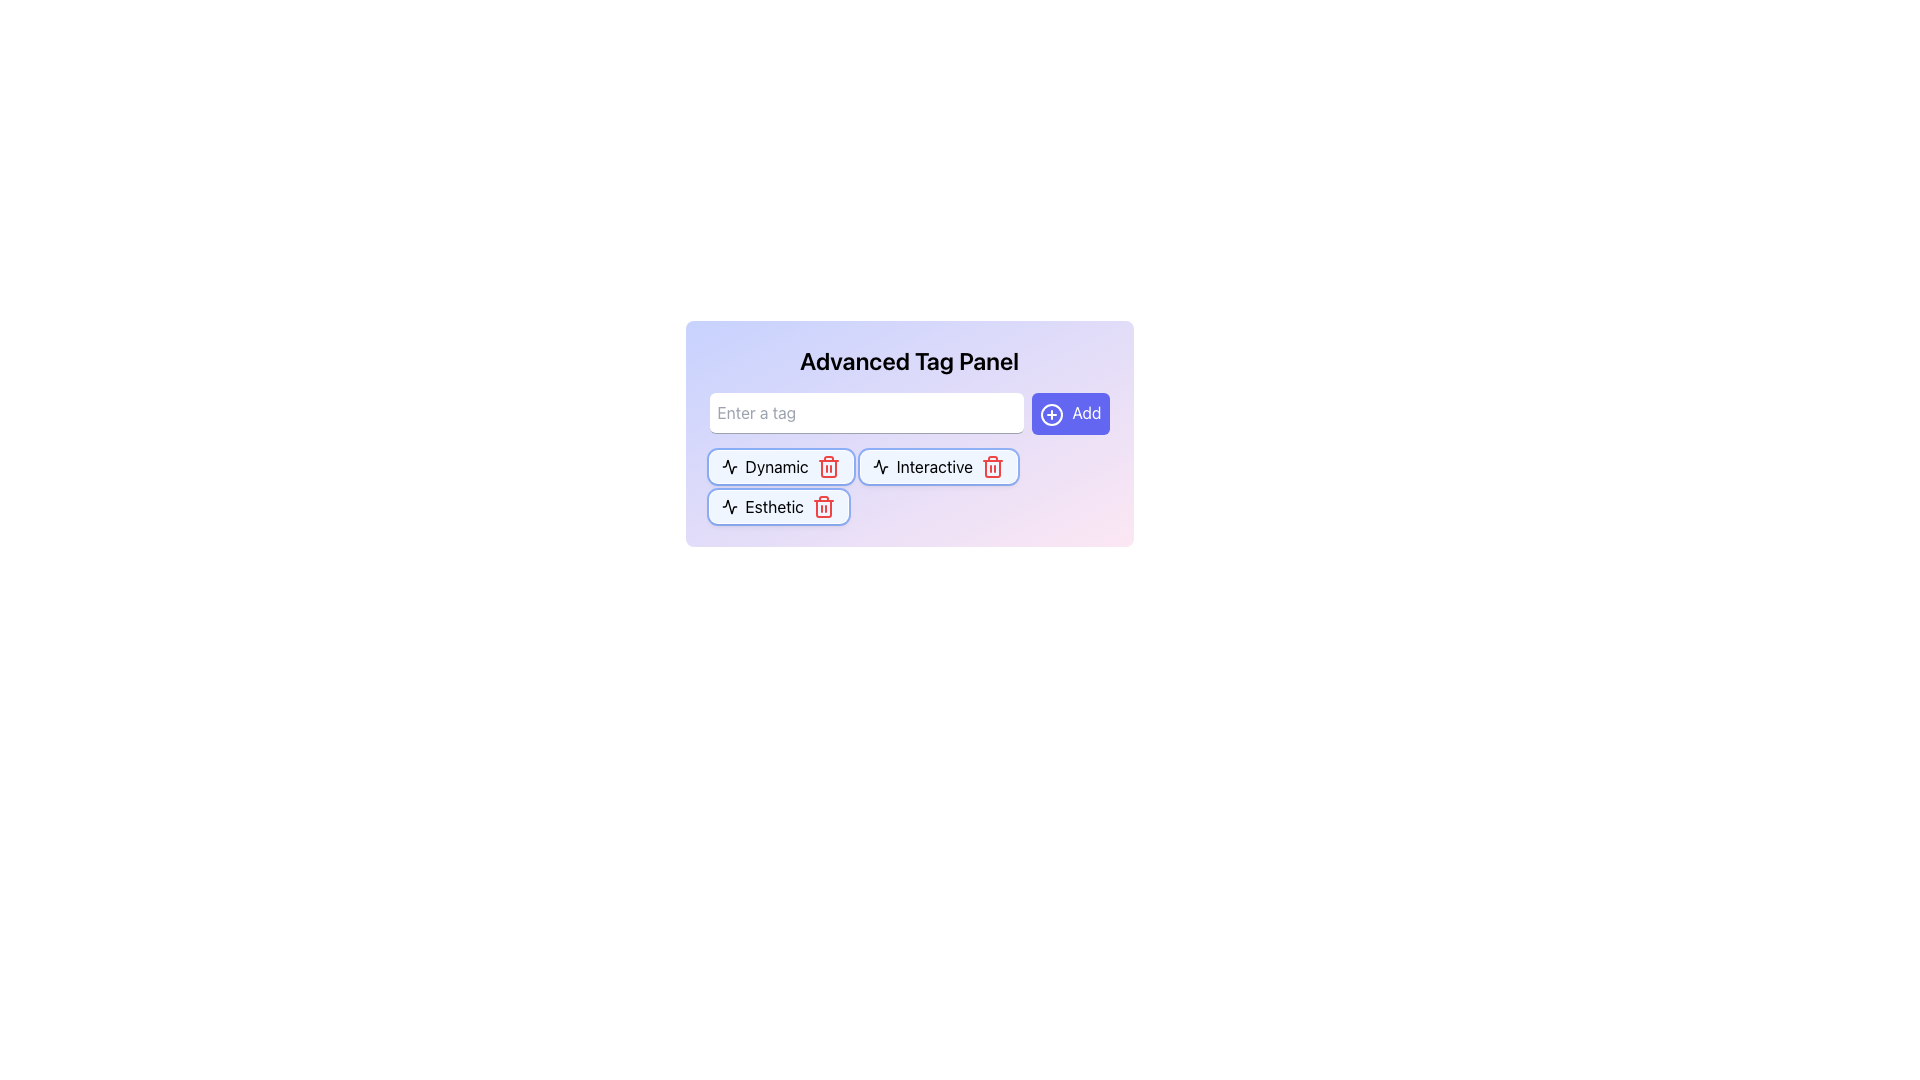  Describe the element at coordinates (728, 466) in the screenshot. I see `the small, stylized icon resembling an activity graph or waveform located in the tag management panel` at that location.